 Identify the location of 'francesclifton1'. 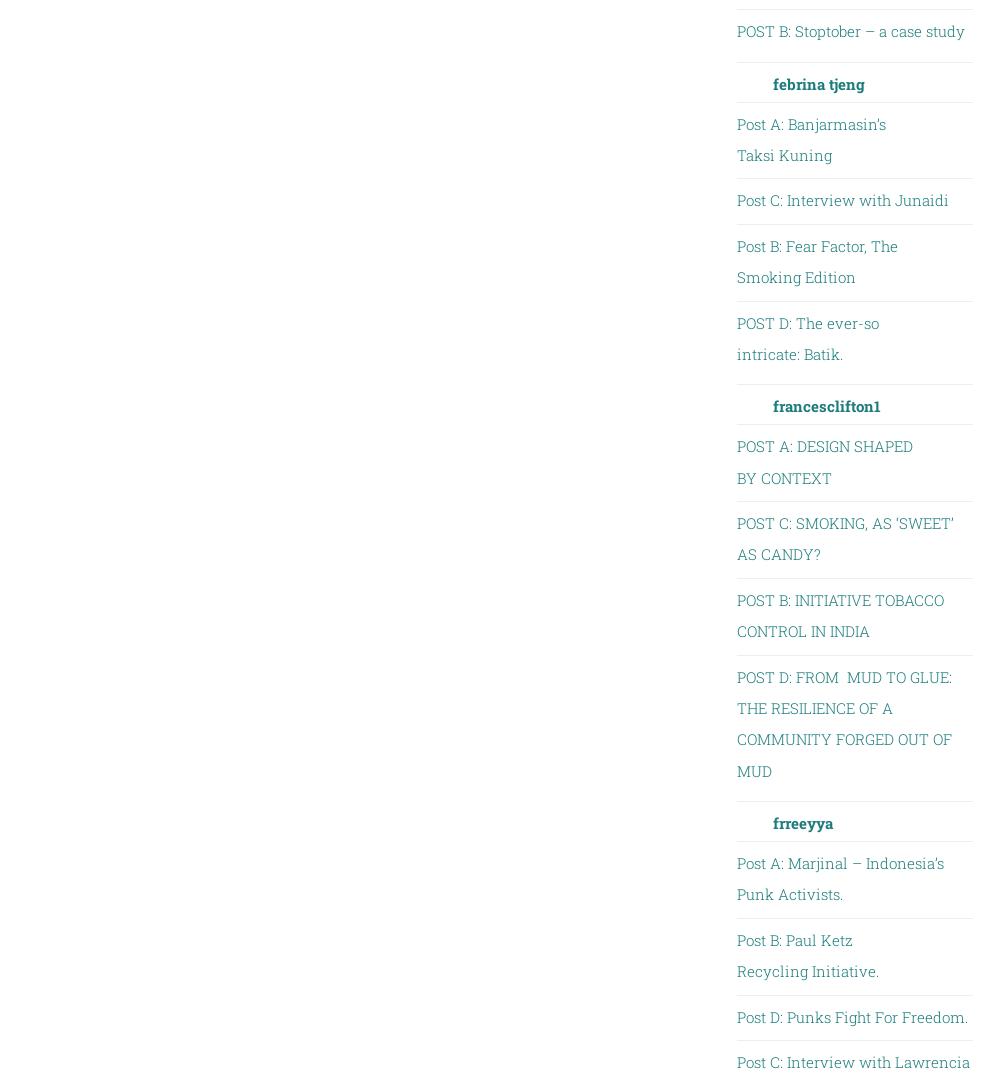
(772, 404).